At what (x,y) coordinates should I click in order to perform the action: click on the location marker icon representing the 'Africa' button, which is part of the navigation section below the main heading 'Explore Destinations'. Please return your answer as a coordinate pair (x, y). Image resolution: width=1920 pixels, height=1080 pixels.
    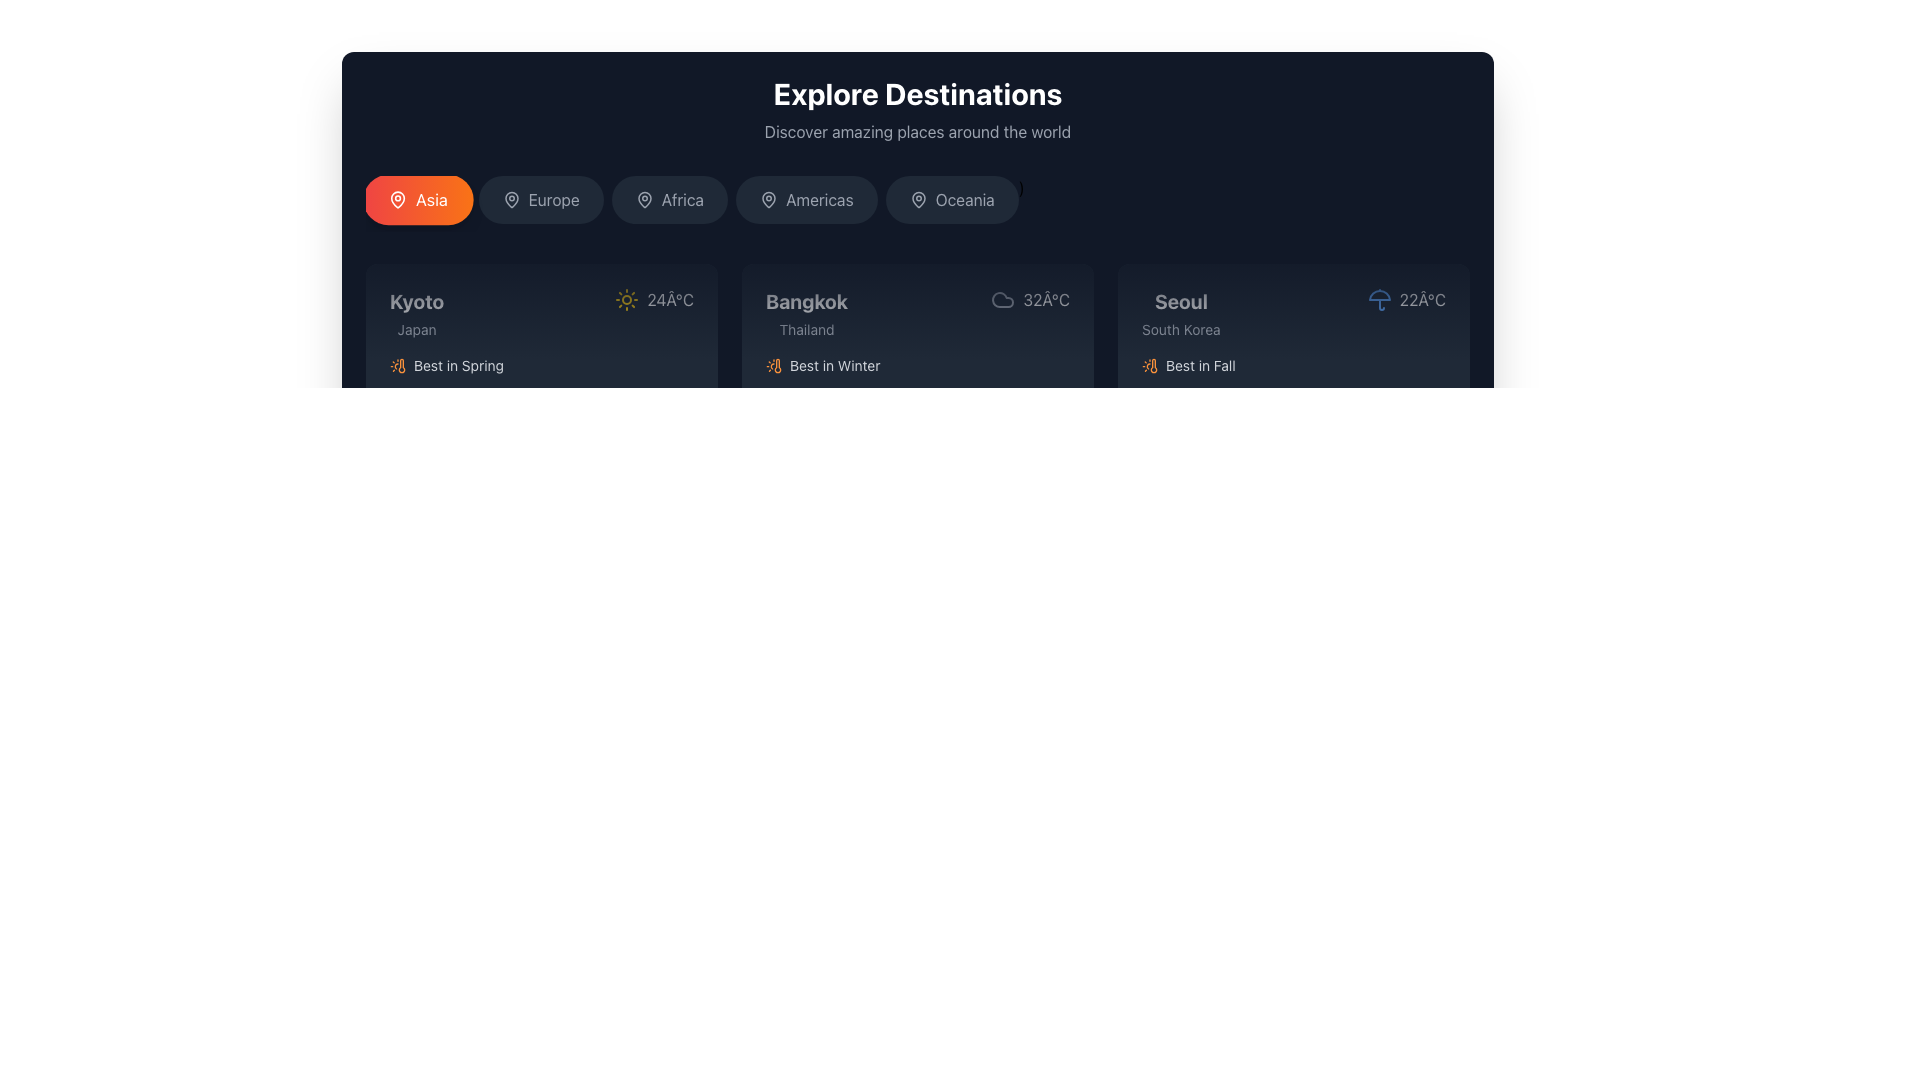
    Looking at the image, I should click on (644, 200).